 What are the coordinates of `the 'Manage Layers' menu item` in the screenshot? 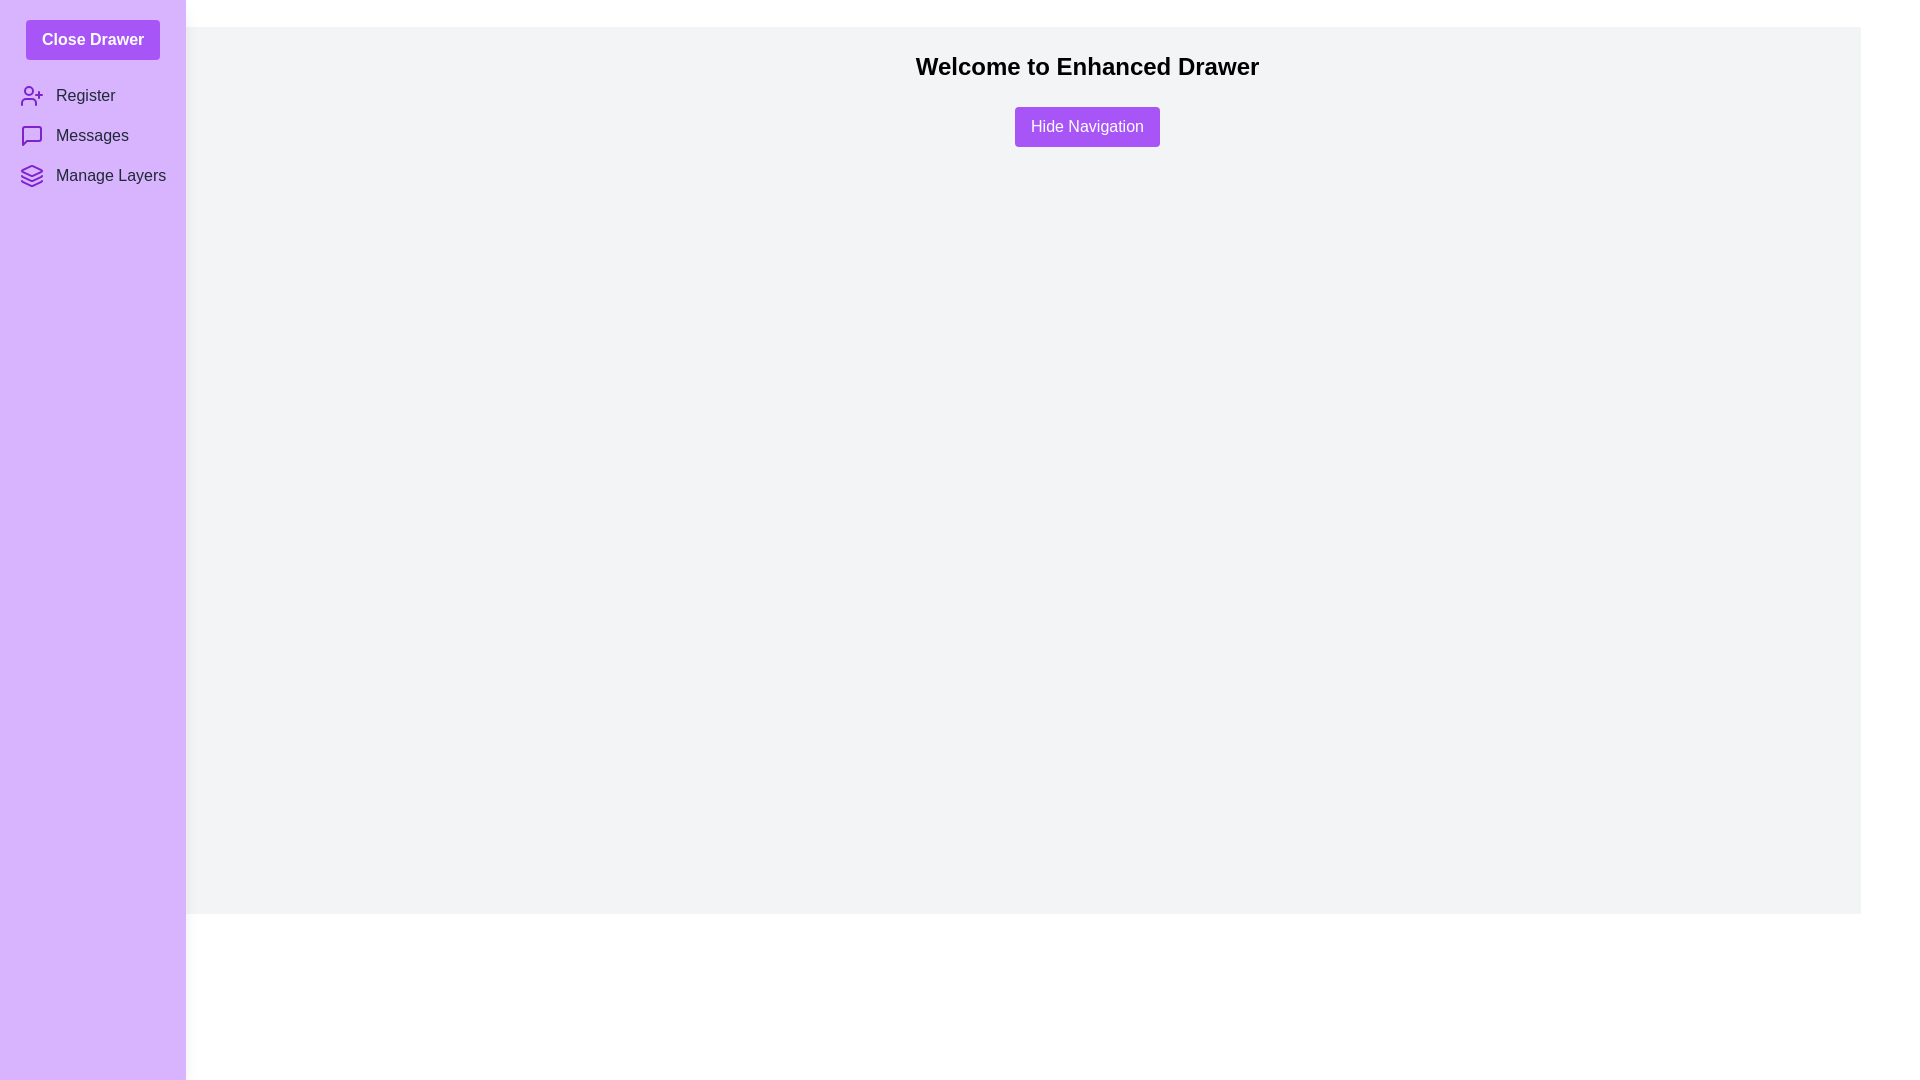 It's located at (91, 175).